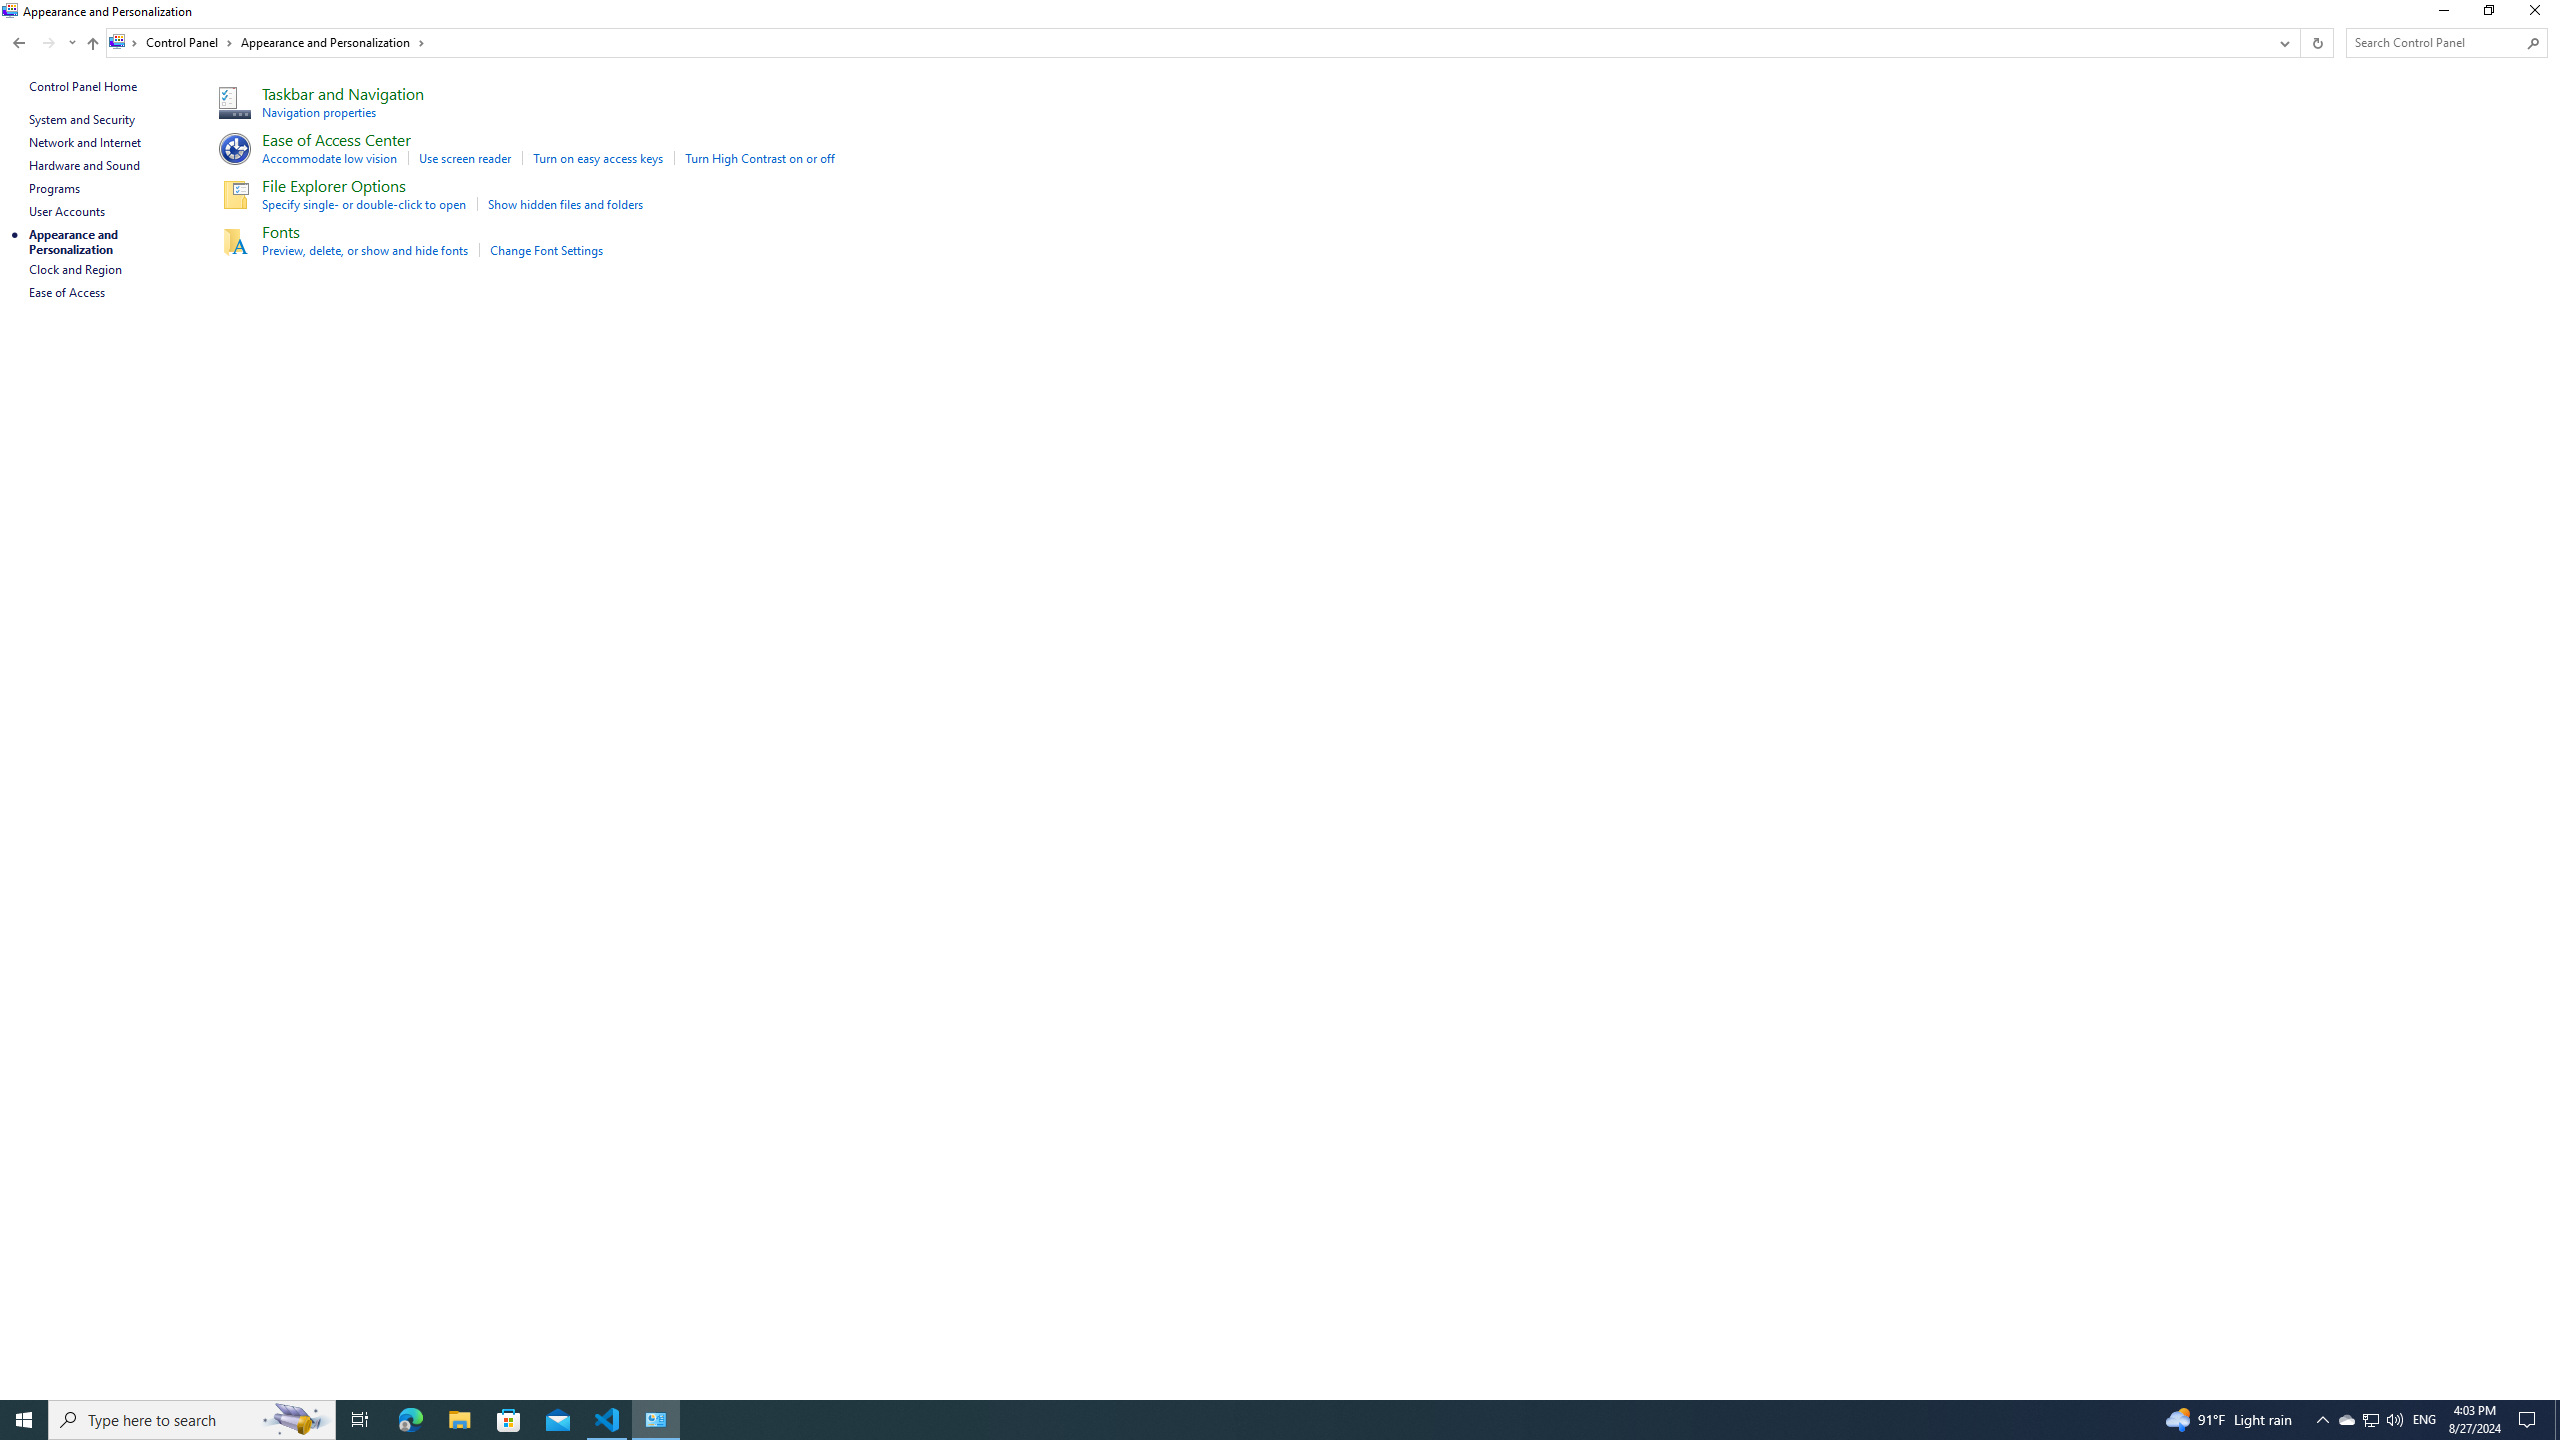 The width and height of the screenshot is (2560, 1440). Describe the element at coordinates (363, 203) in the screenshot. I see `'Specify single- or double-click to open'` at that location.